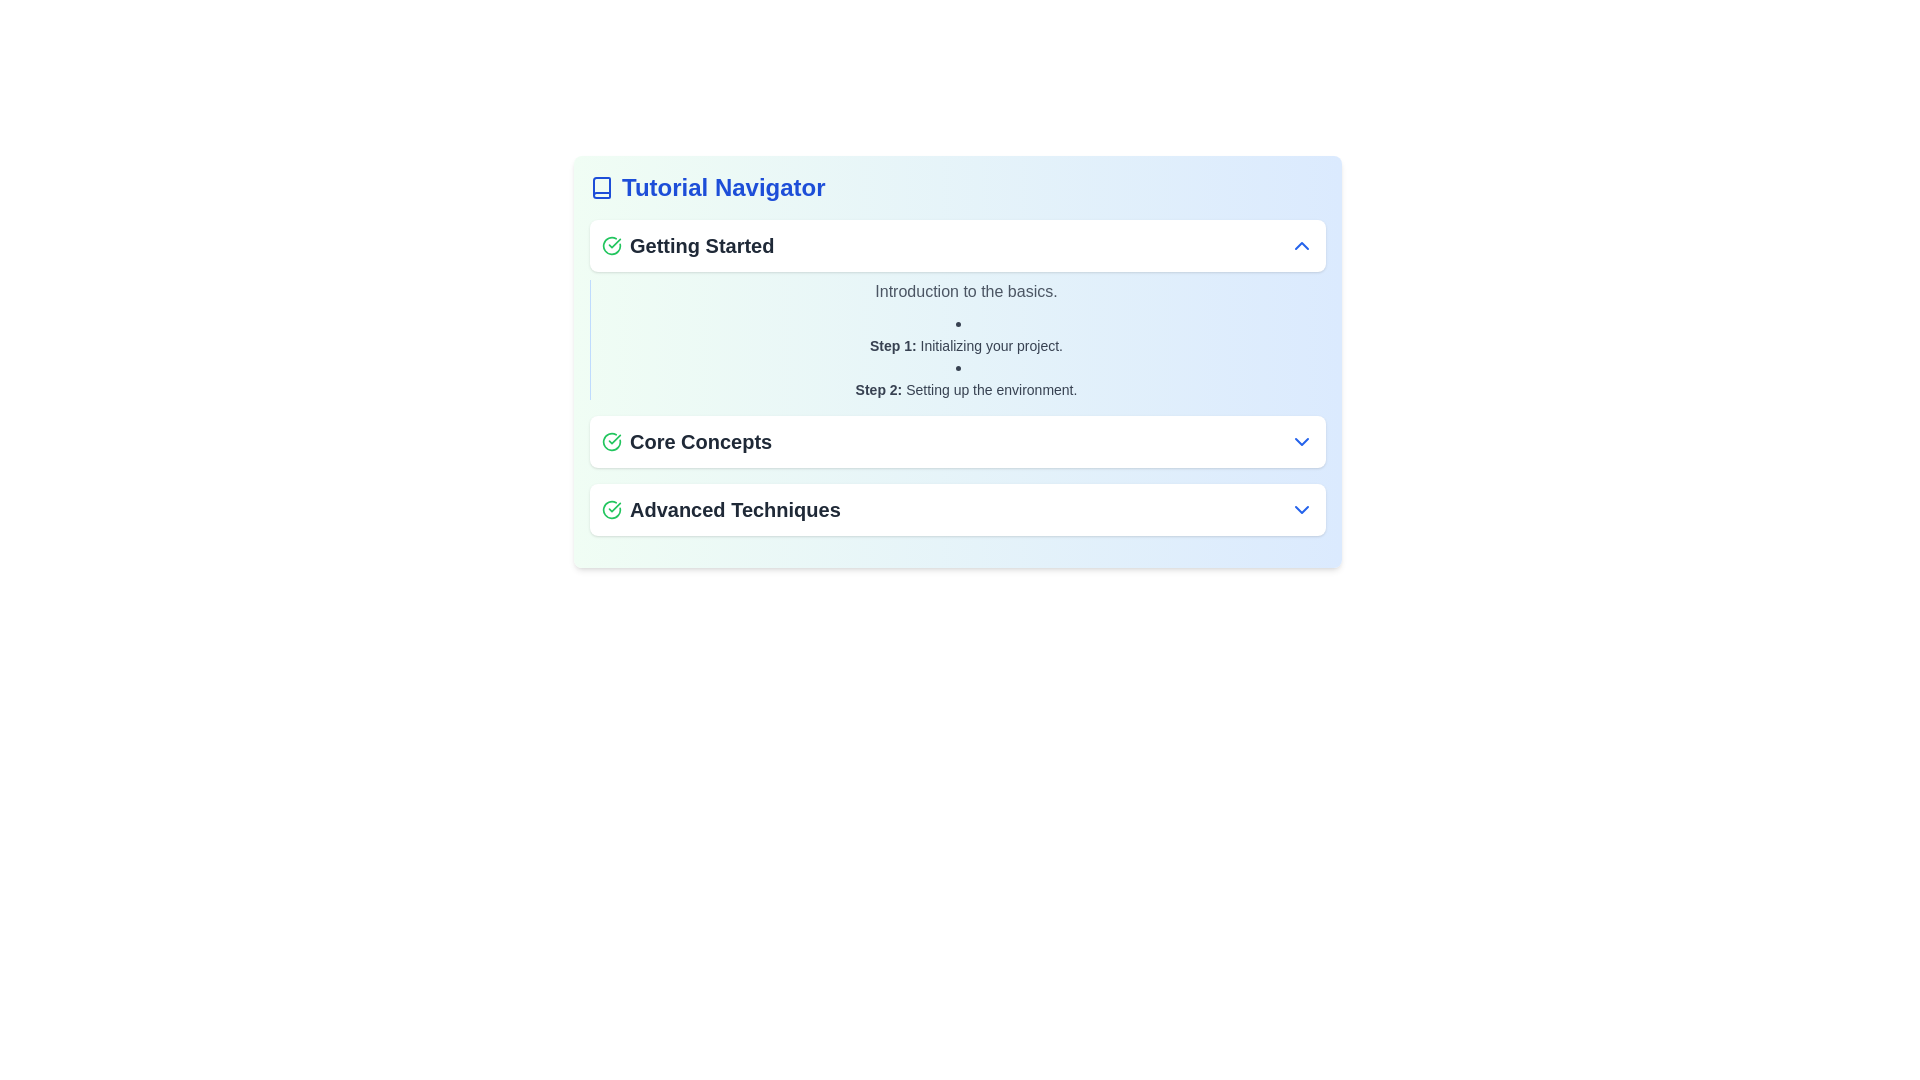  Describe the element at coordinates (688, 245) in the screenshot. I see `the section header Text element with an icon in the Tutorial Navigator, which indicates the start of the tutorial` at that location.